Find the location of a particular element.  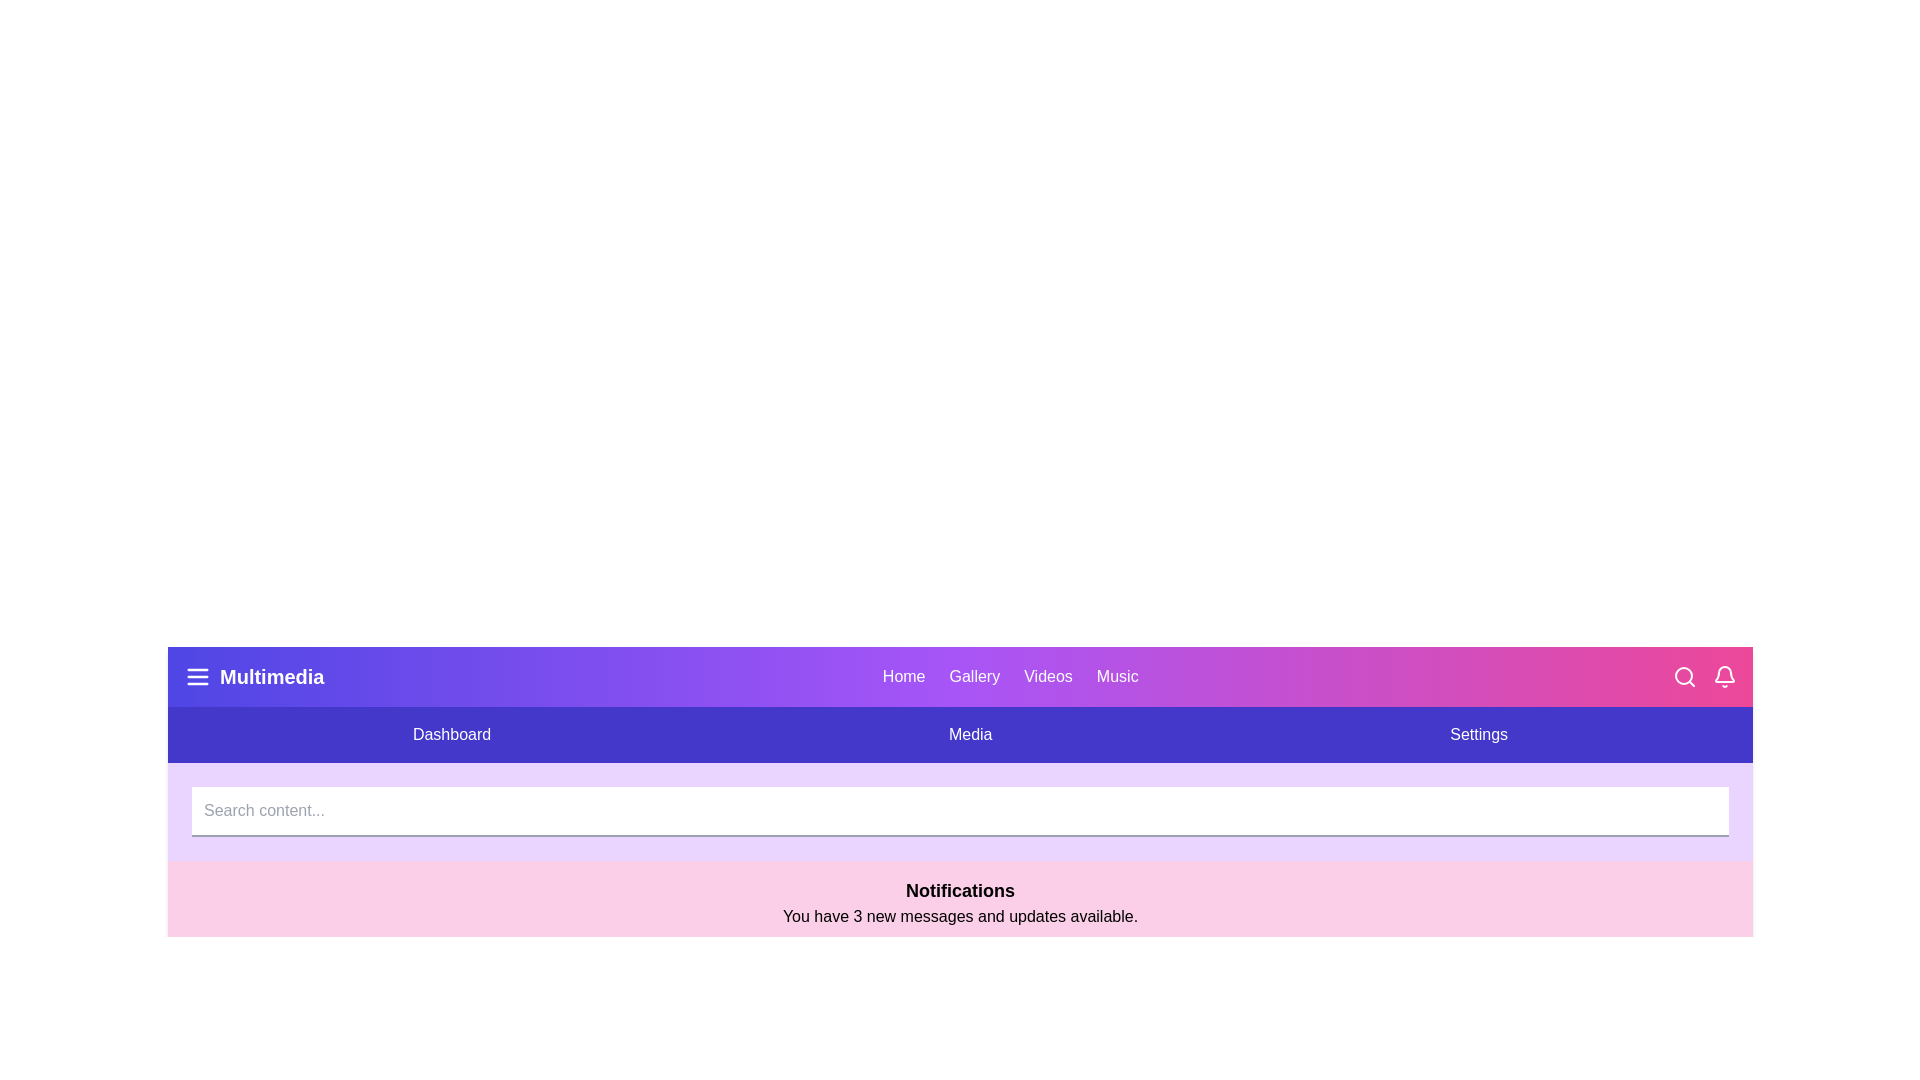

the Bell icon to toggle the notifications panel visibility is located at coordinates (1723, 676).